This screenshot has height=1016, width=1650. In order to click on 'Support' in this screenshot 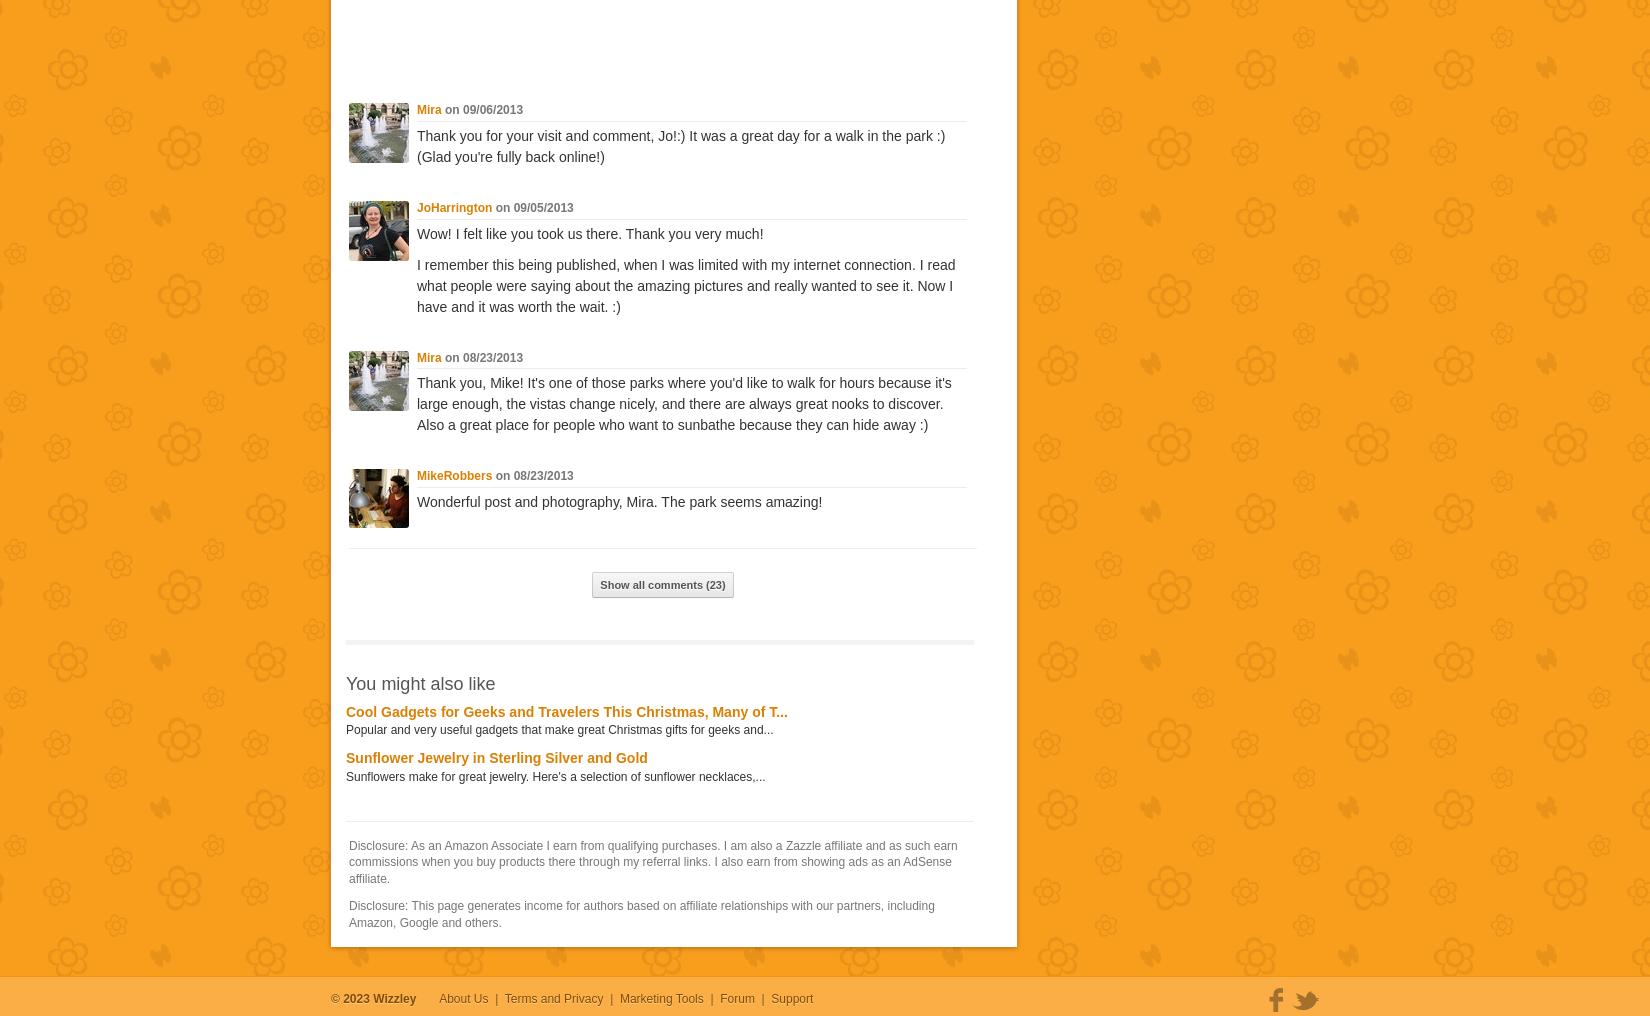, I will do `click(791, 998)`.